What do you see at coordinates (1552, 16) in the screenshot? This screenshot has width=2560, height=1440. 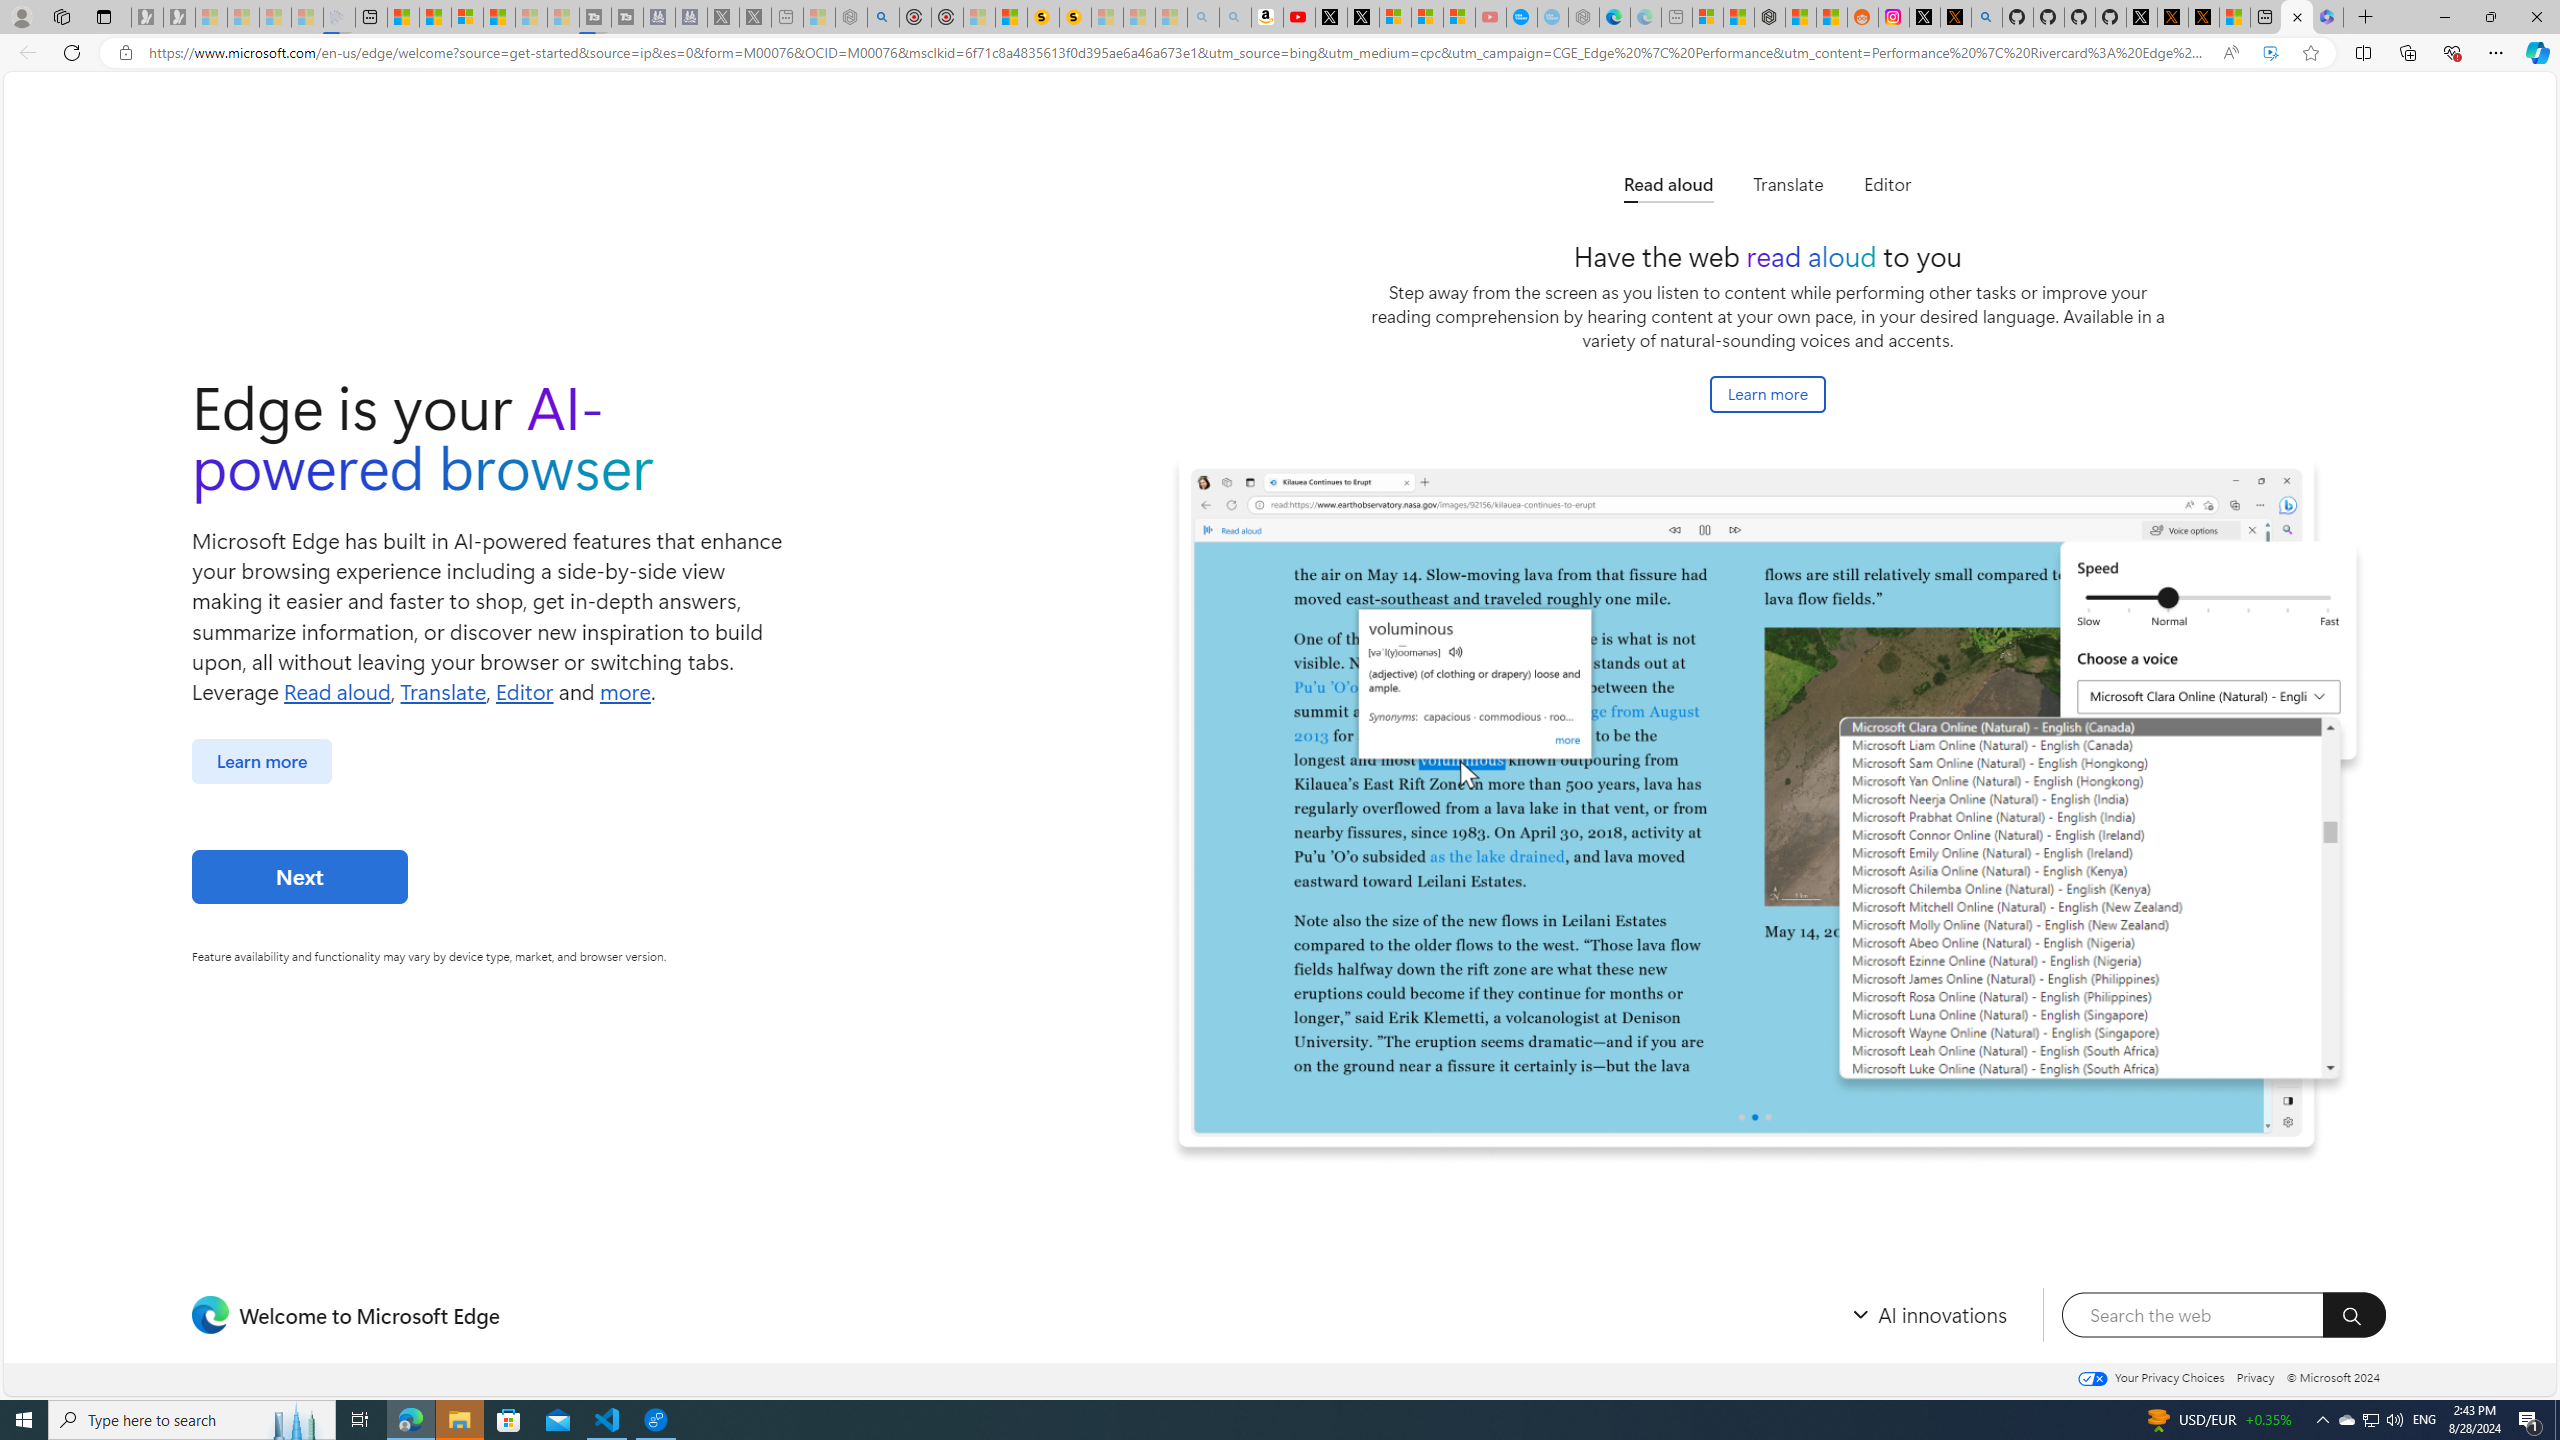 I see `'The most popular Google '` at bounding box center [1552, 16].